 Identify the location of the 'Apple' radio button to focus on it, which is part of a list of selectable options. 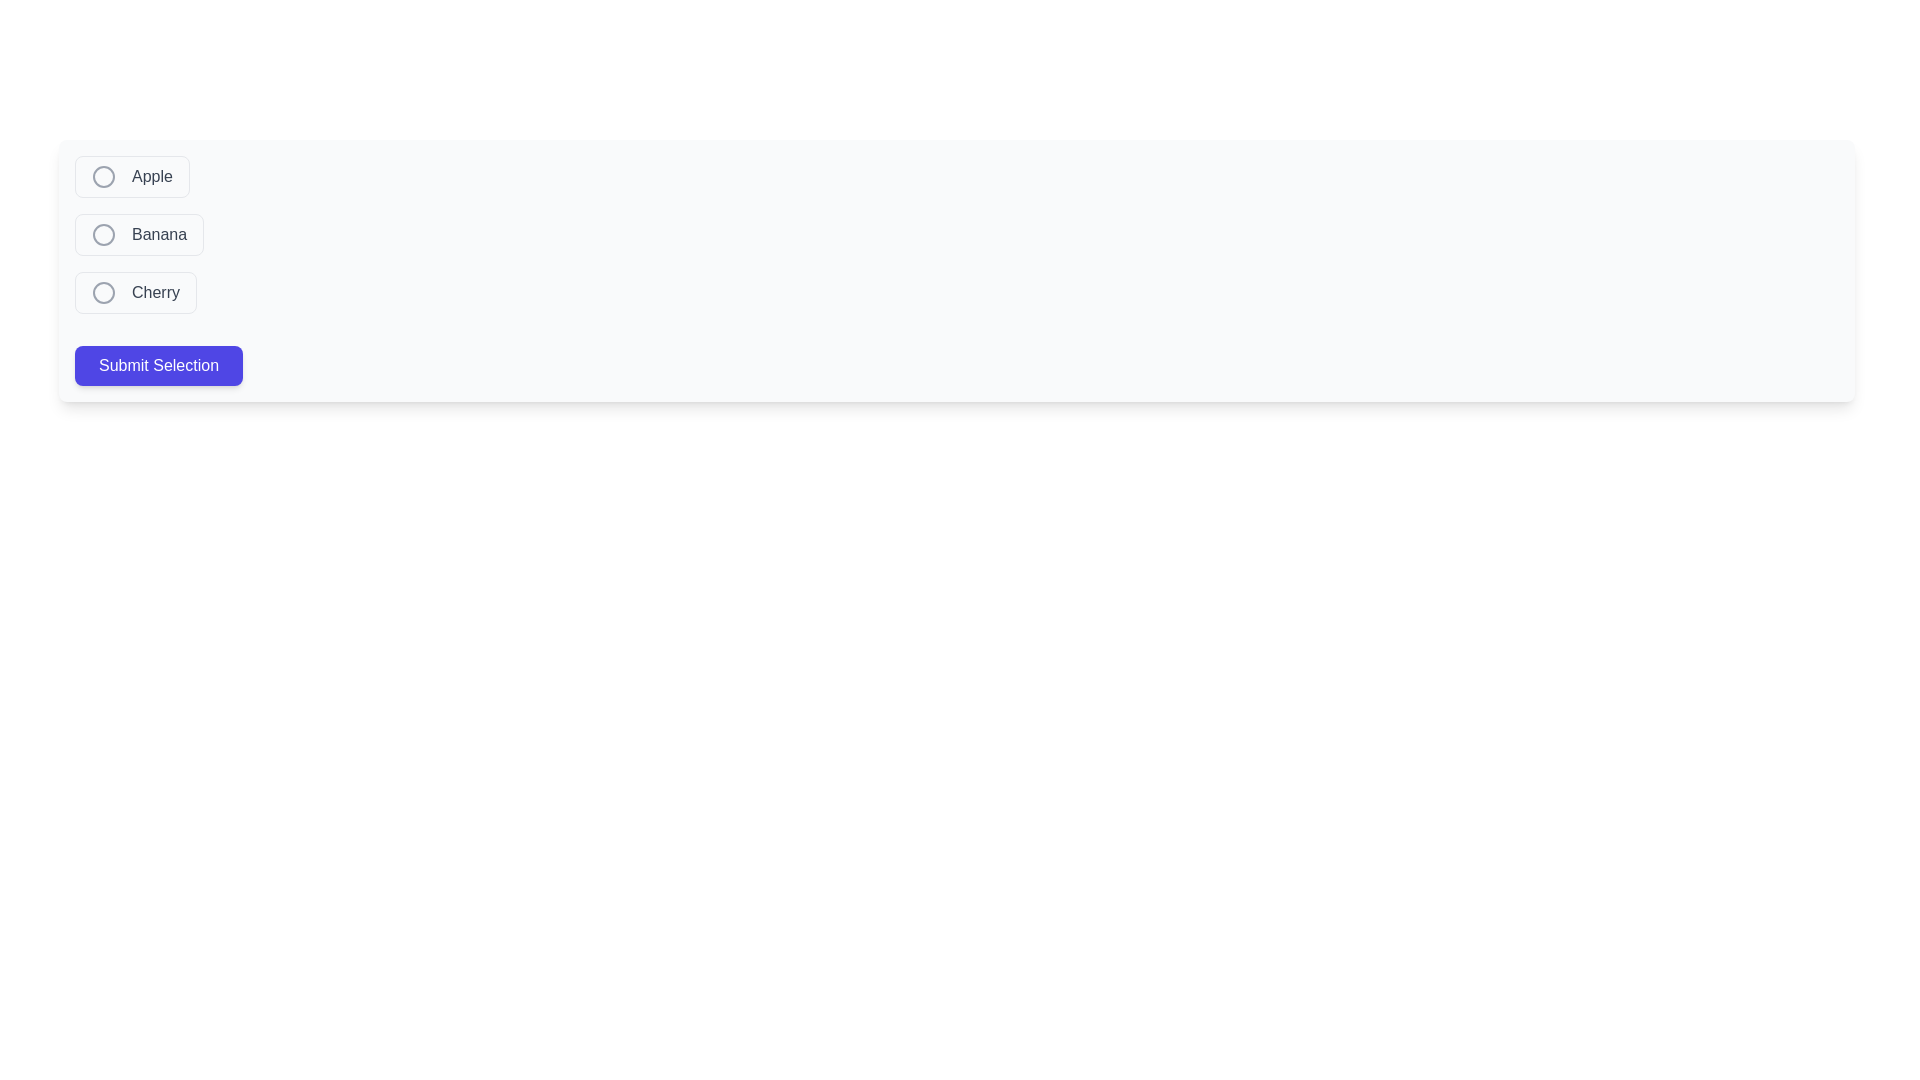
(131, 176).